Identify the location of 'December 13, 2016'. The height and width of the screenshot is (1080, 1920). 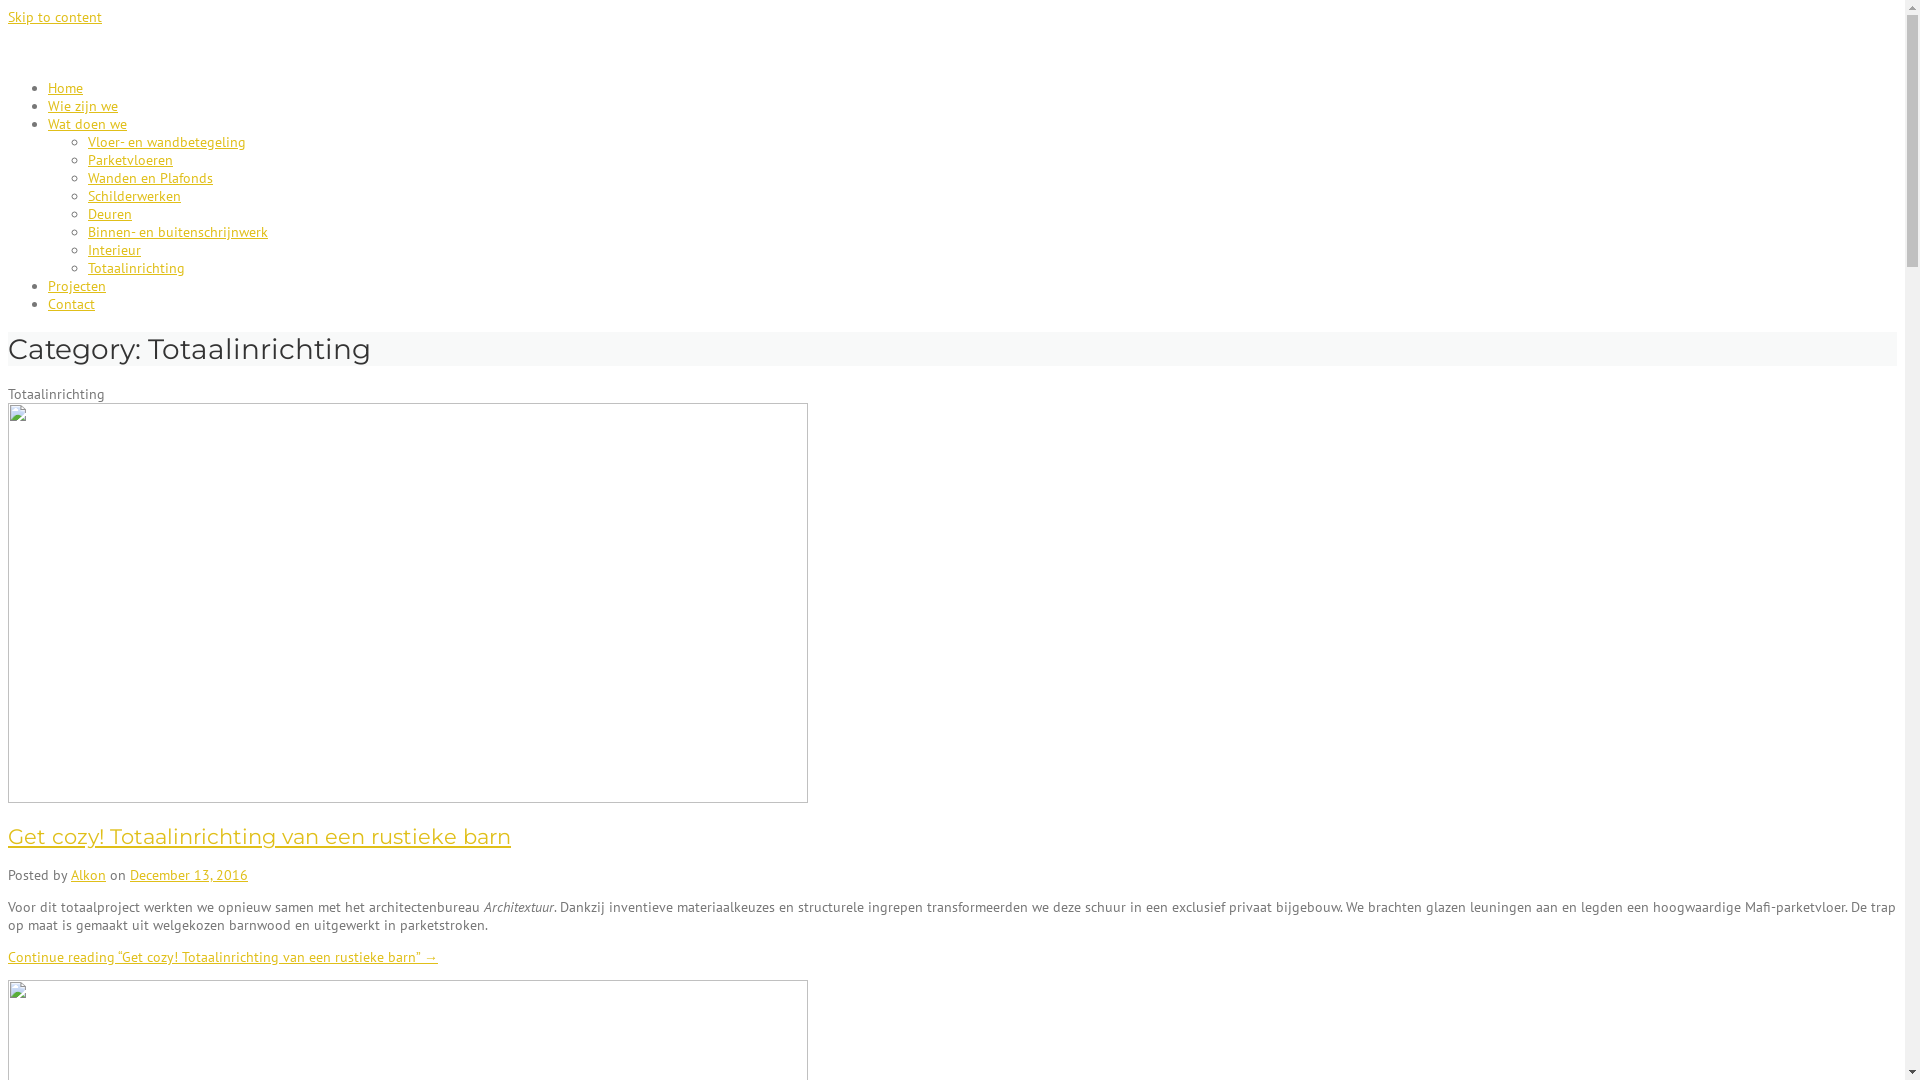
(188, 874).